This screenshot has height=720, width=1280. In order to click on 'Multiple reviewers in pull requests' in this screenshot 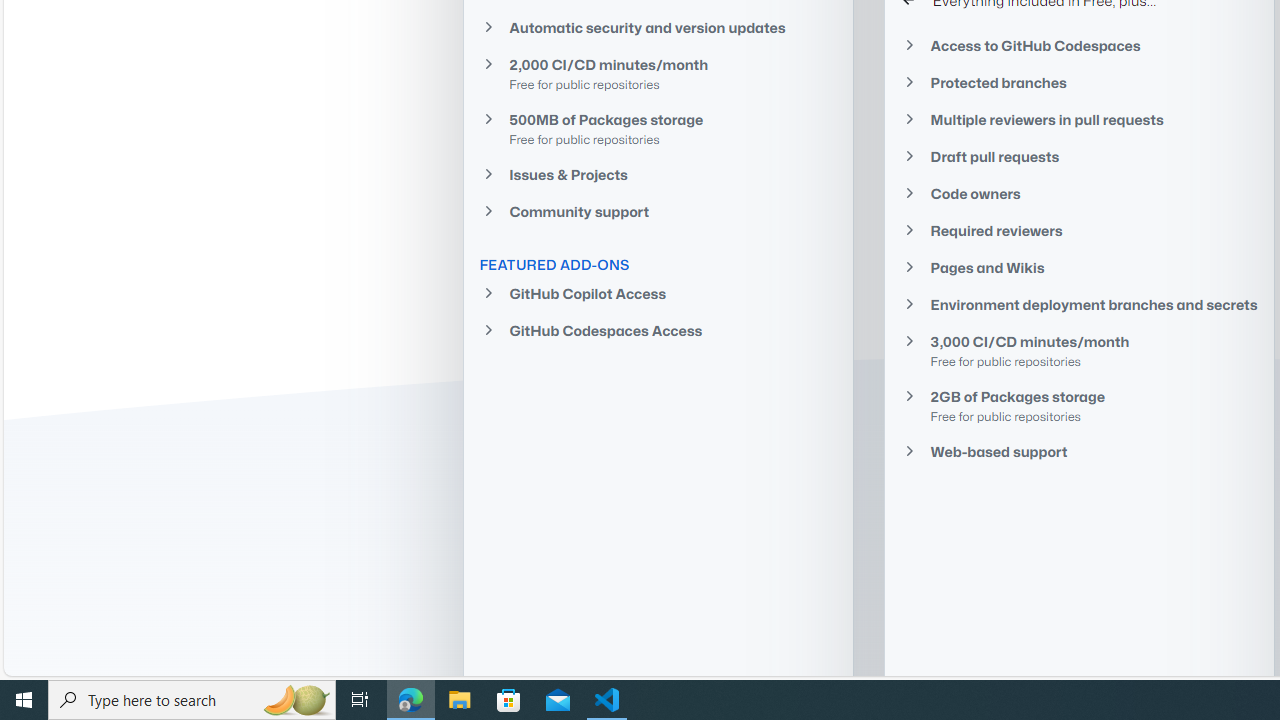, I will do `click(1078, 119)`.